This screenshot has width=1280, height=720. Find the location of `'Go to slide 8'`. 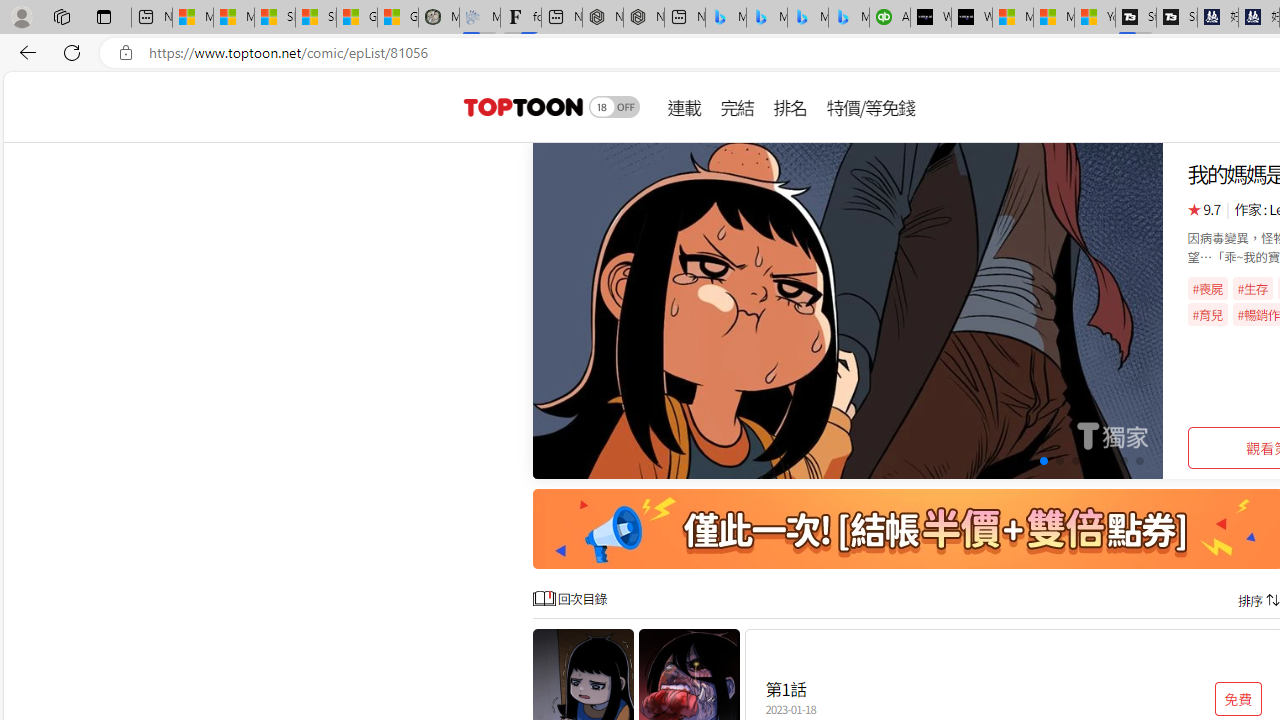

'Go to slide 8' is located at coordinates (1106, 461).